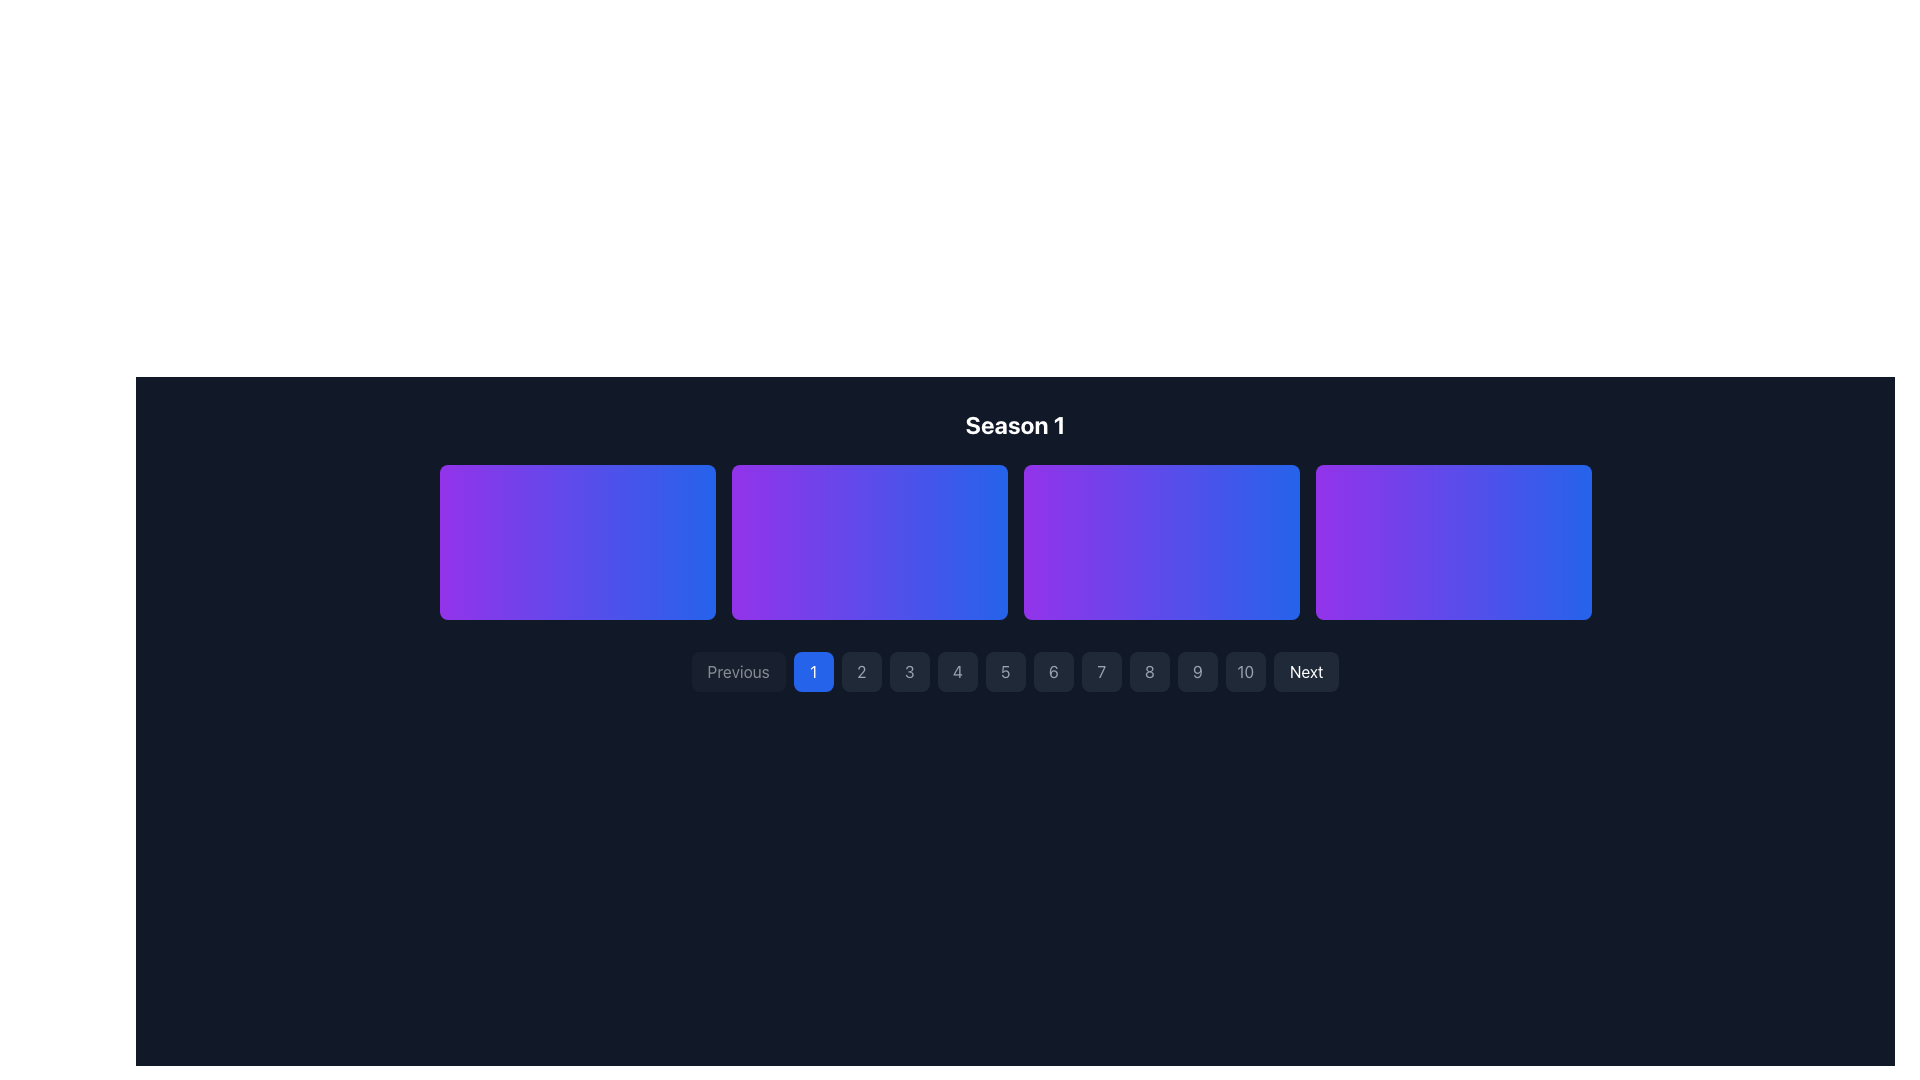 The width and height of the screenshot is (1920, 1080). What do you see at coordinates (861, 672) in the screenshot?
I see `the small, square-shaped button with a dark-gray background and '2' text` at bounding box center [861, 672].